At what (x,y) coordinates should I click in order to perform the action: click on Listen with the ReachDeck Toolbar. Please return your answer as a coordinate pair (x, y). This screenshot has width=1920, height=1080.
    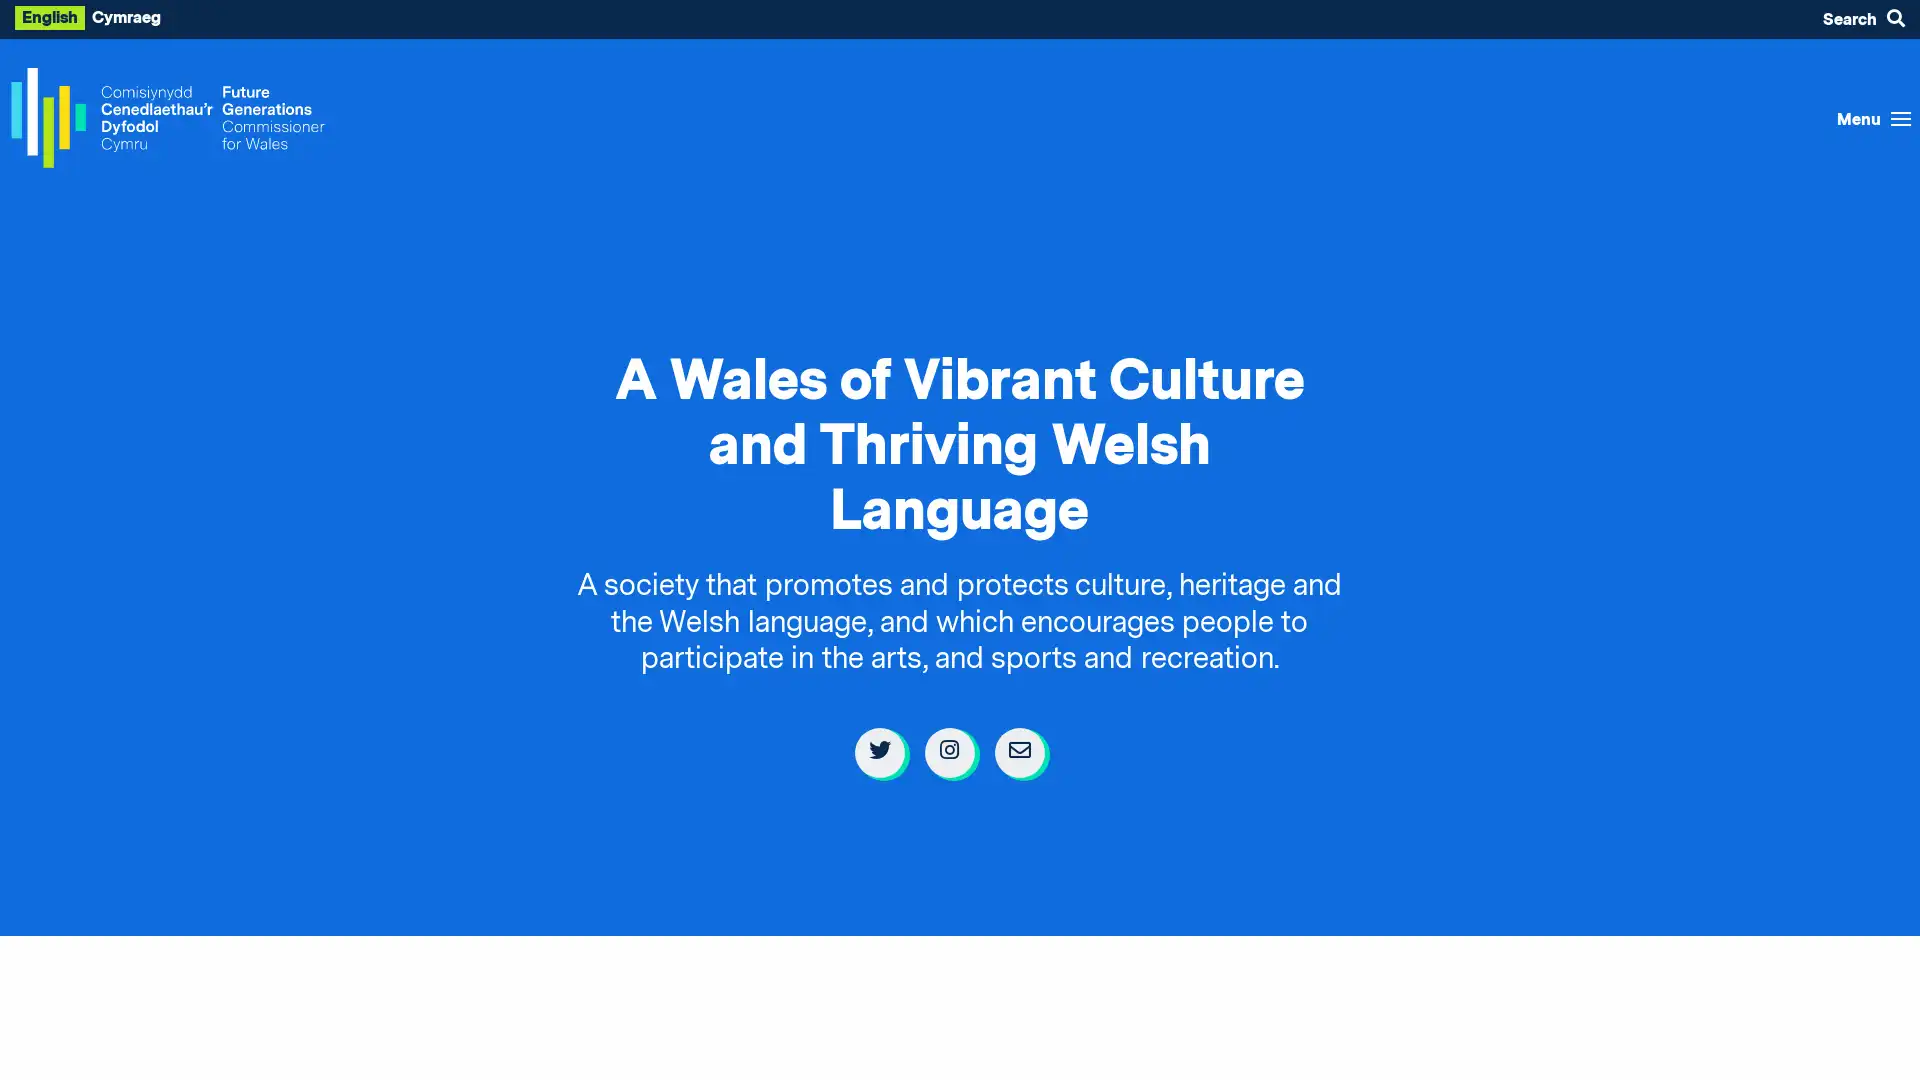
    Looking at the image, I should click on (1866, 1030).